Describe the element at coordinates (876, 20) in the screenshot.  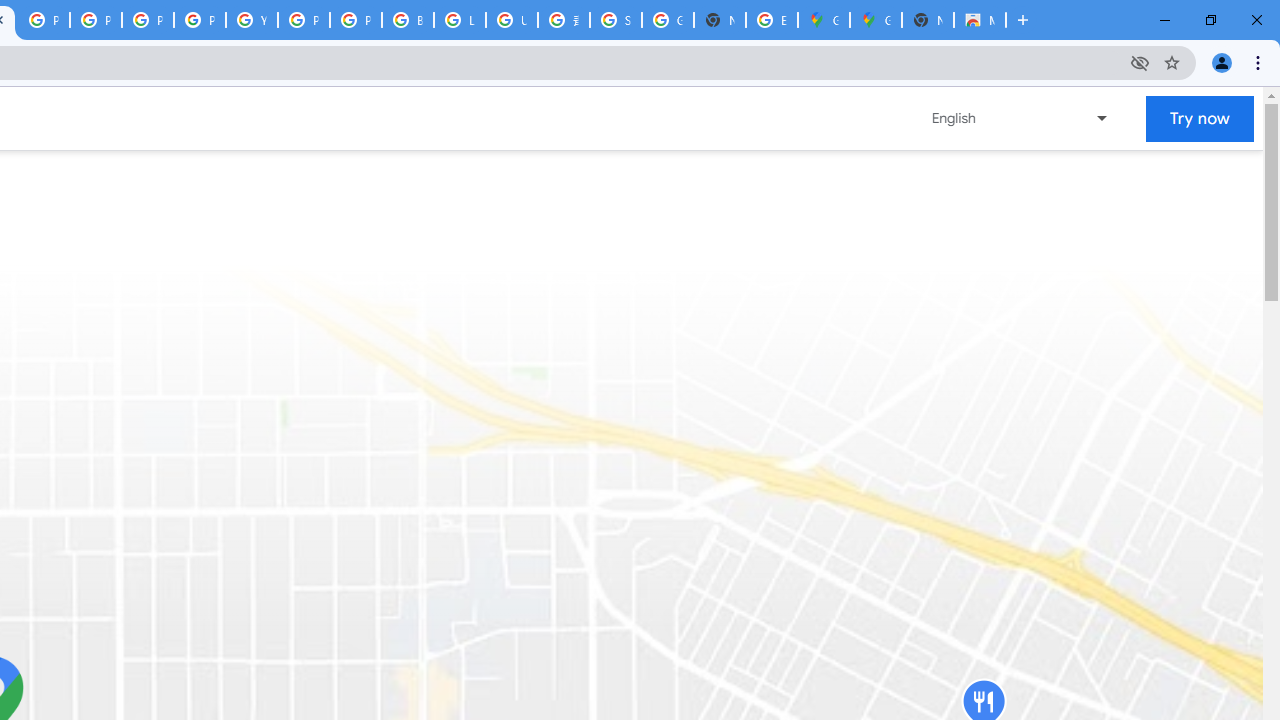
I see `'Google Maps'` at that location.